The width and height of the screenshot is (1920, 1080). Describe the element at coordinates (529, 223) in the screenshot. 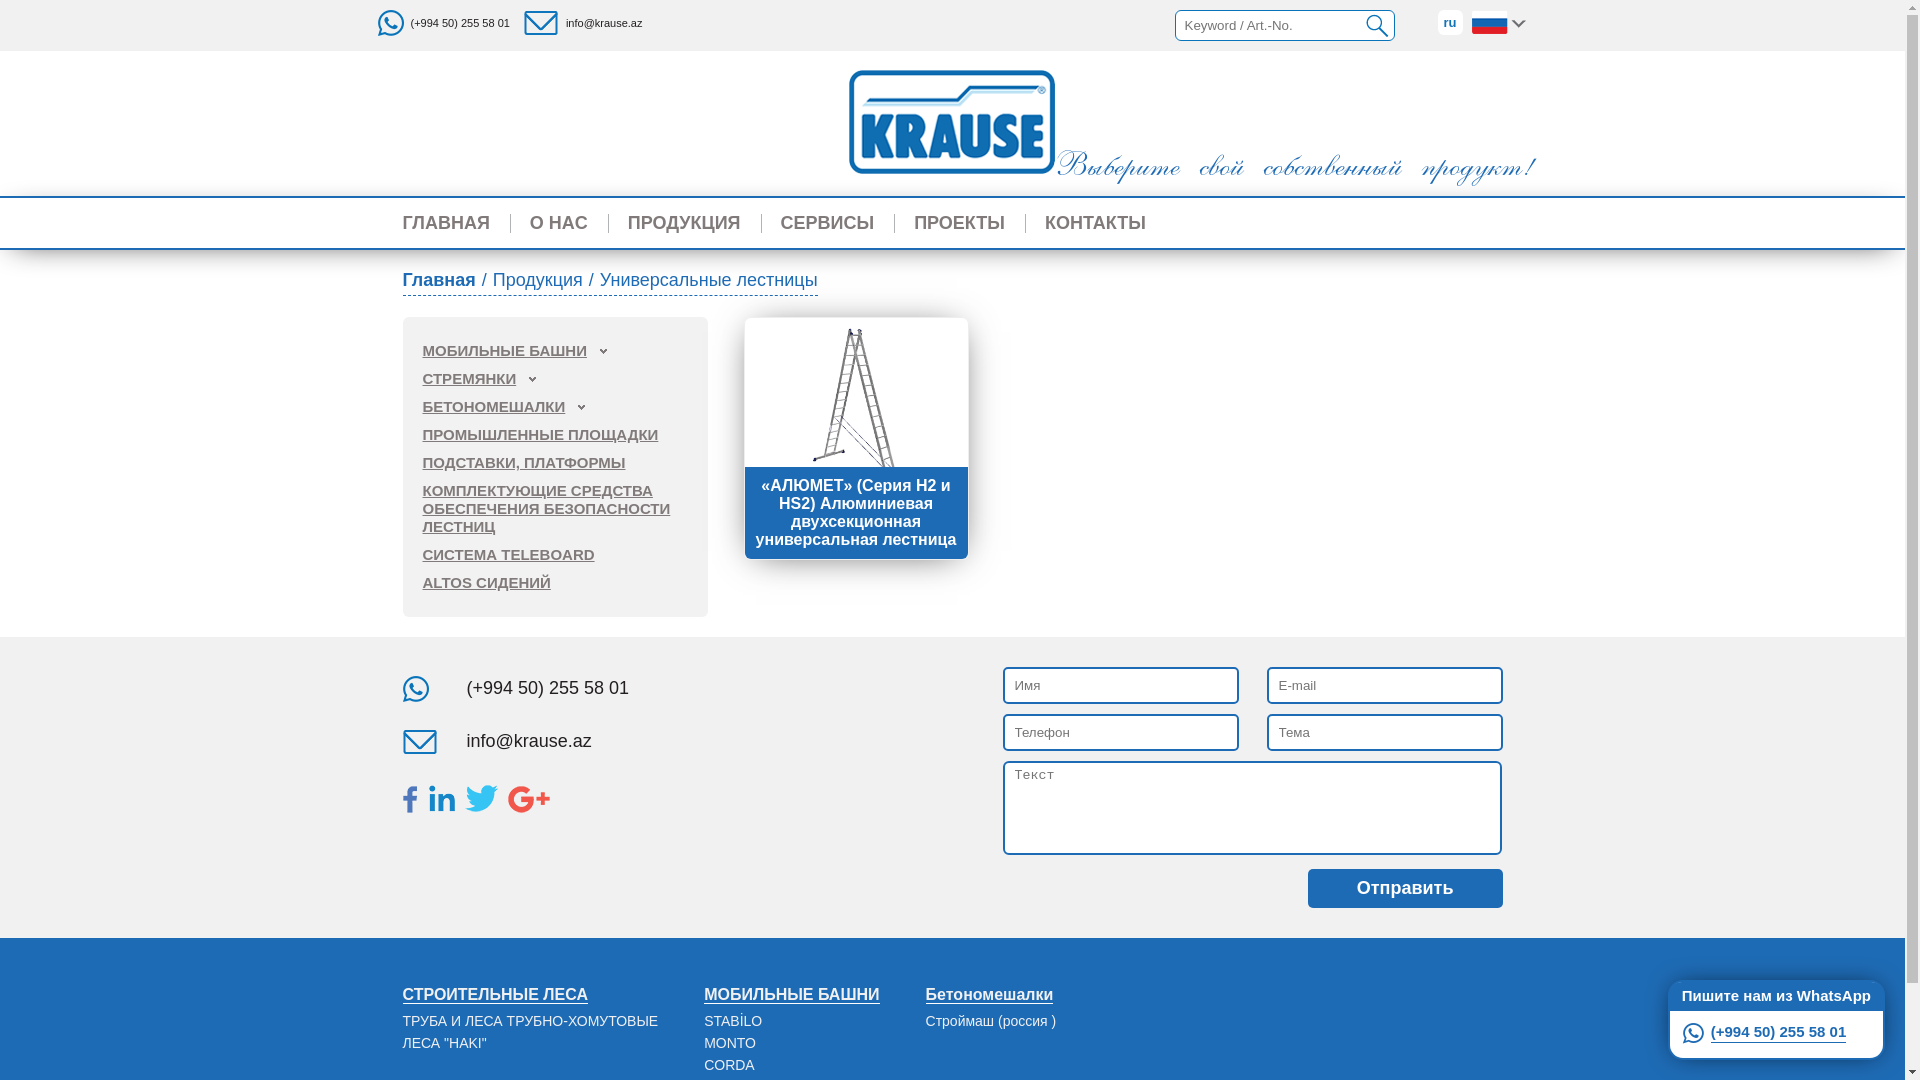

I see `'O HAC'` at that location.